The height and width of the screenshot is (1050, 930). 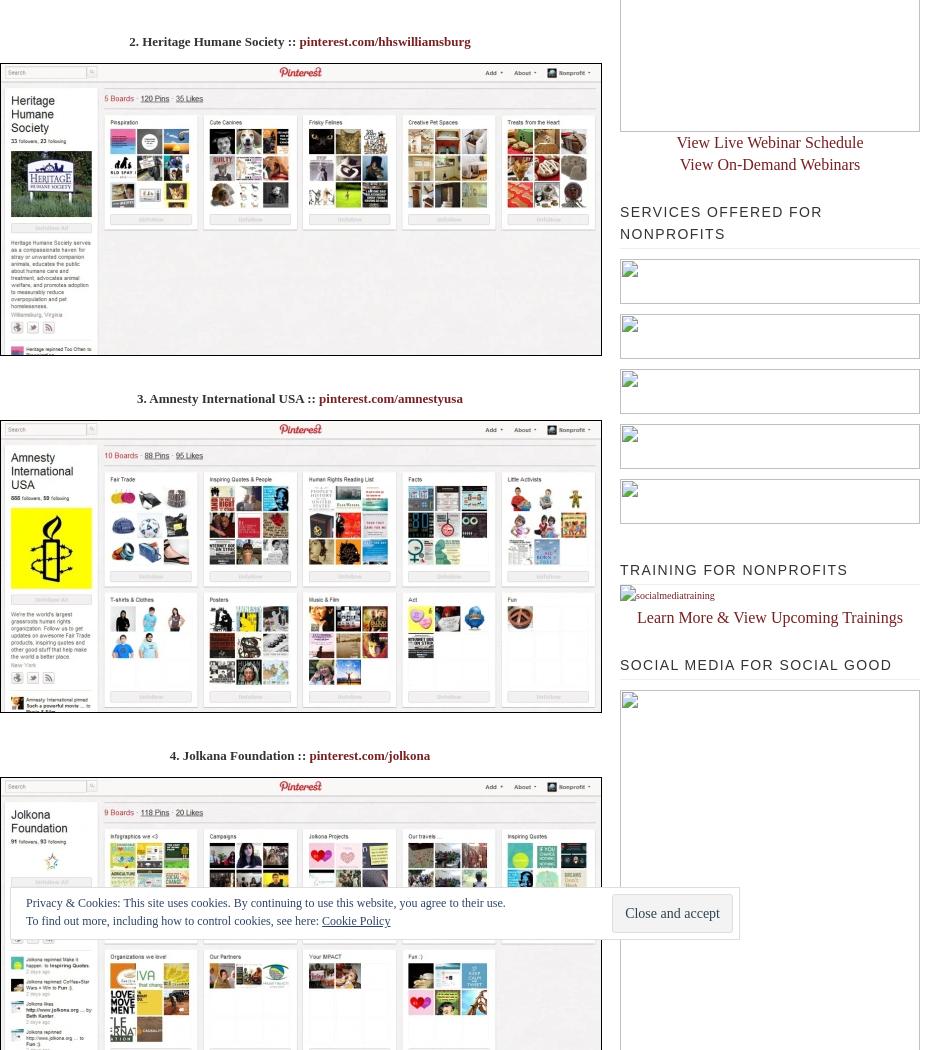 I want to click on 'Privacy & Cookies: This site uses cookies. By continuing to use this website, you agree to their use.', so click(x=25, y=903).